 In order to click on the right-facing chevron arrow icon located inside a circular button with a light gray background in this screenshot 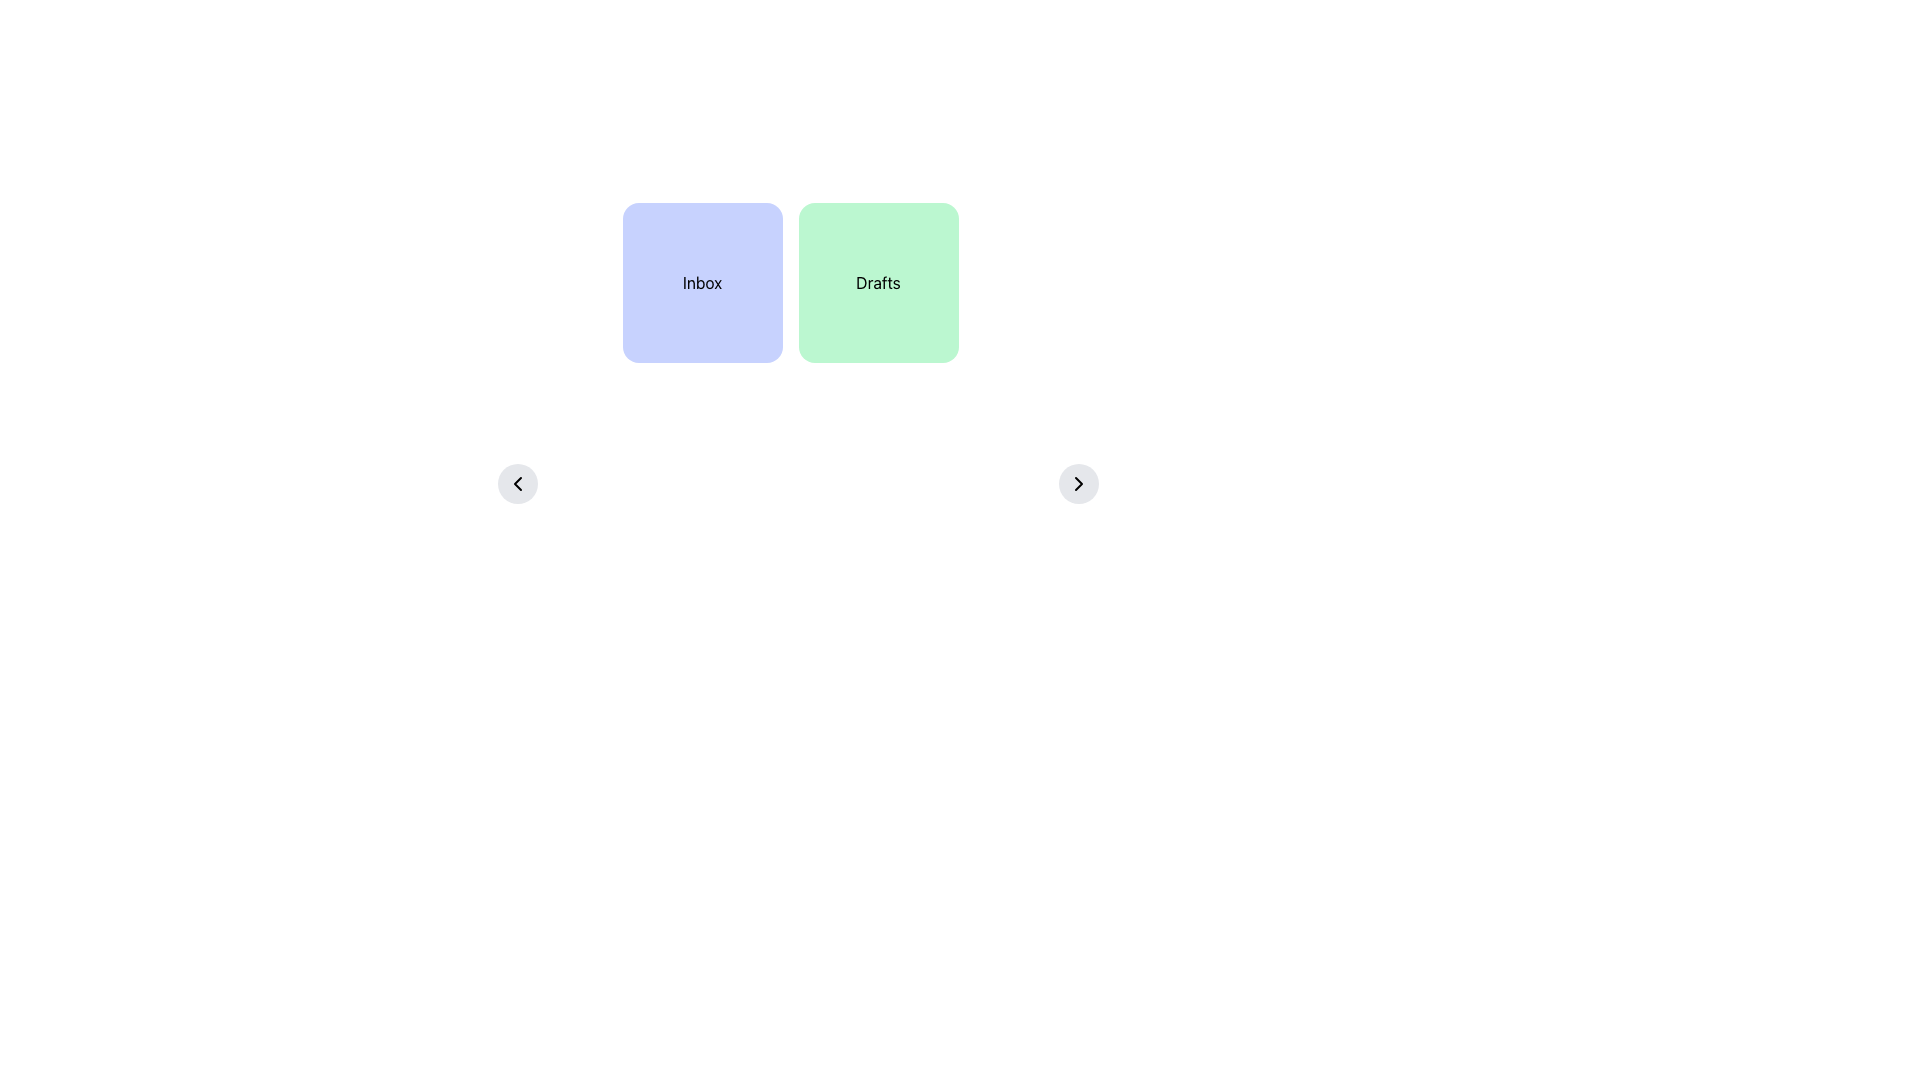, I will do `click(1078, 483)`.